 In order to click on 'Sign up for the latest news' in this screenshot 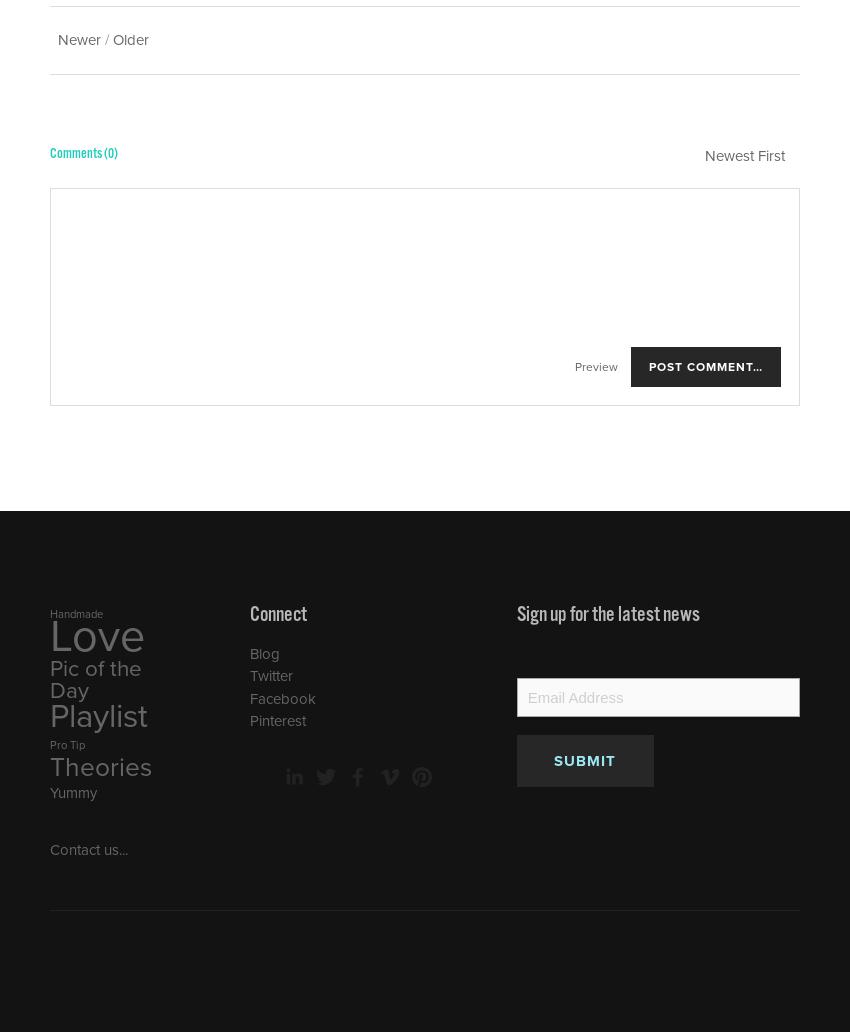, I will do `click(606, 614)`.